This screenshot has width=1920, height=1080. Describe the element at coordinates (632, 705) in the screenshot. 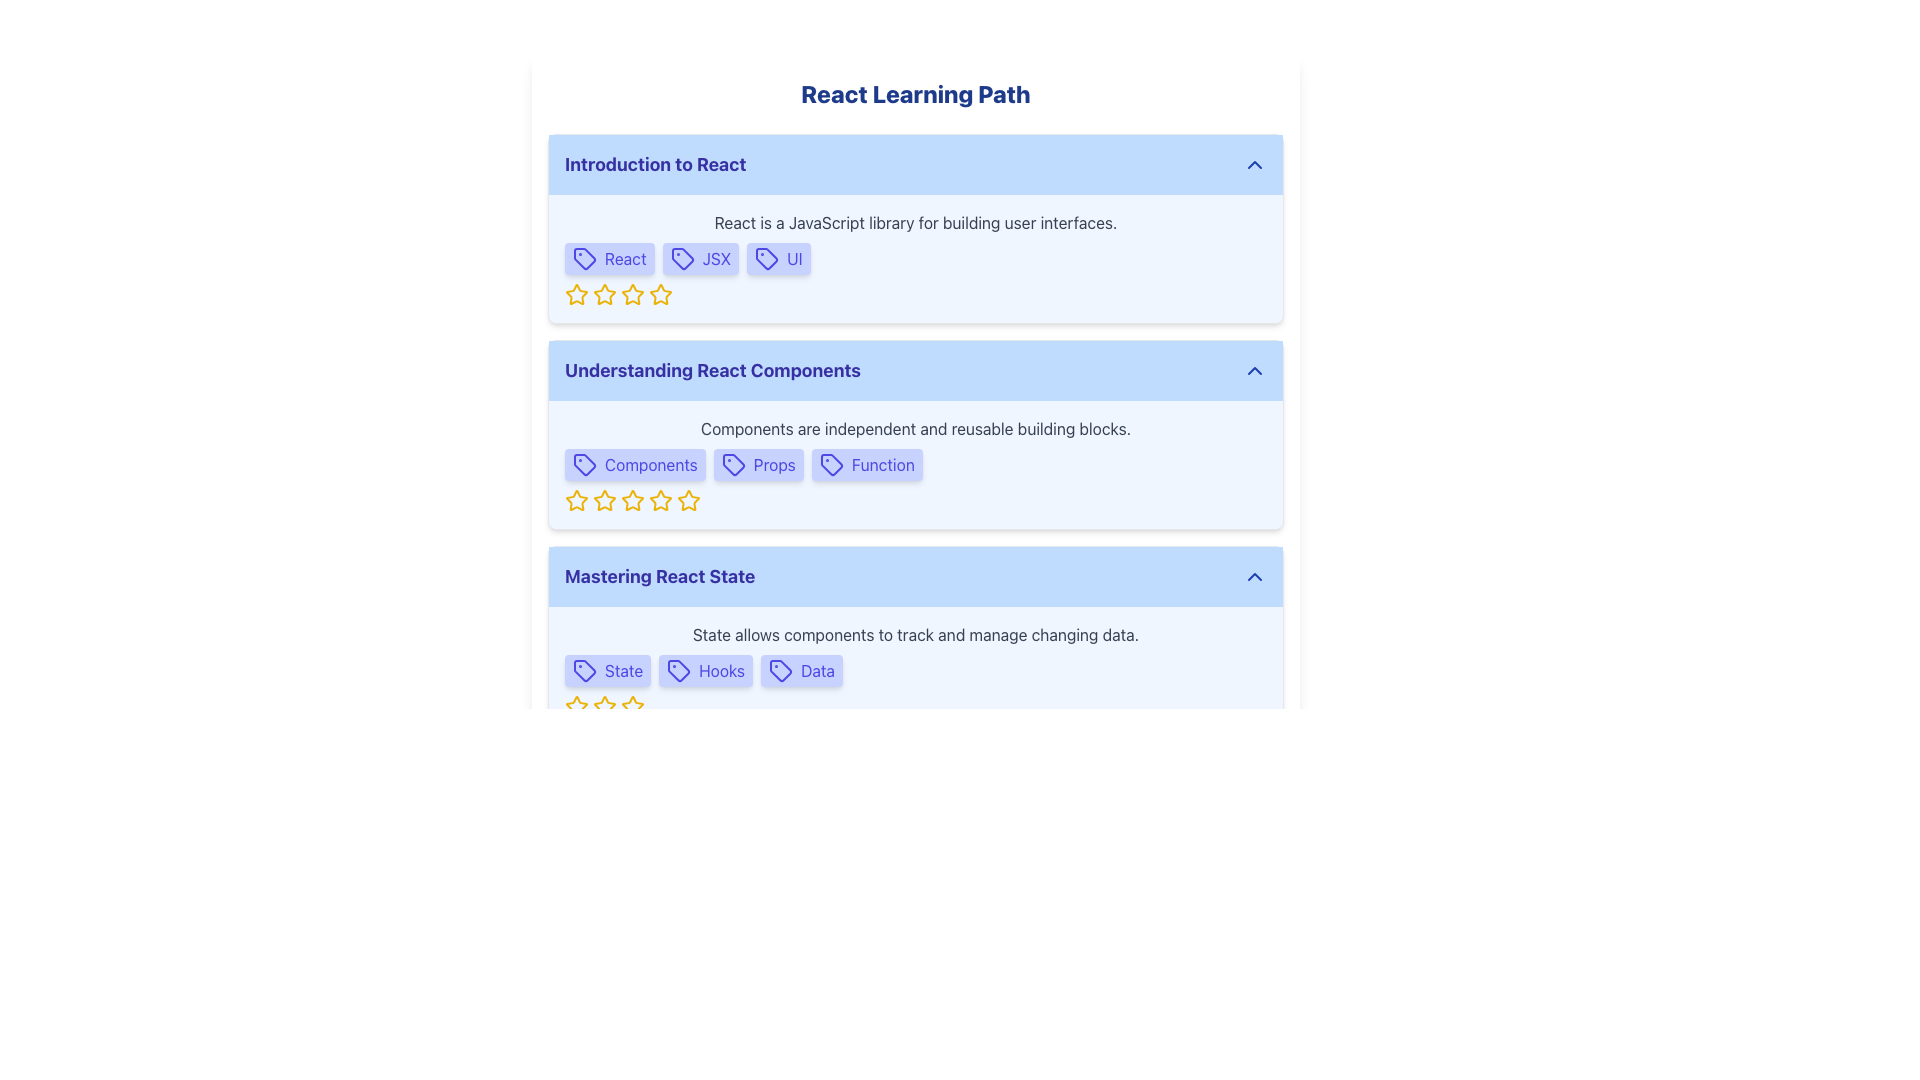

I see `the third star icon in the 'Mastering React State' section` at that location.